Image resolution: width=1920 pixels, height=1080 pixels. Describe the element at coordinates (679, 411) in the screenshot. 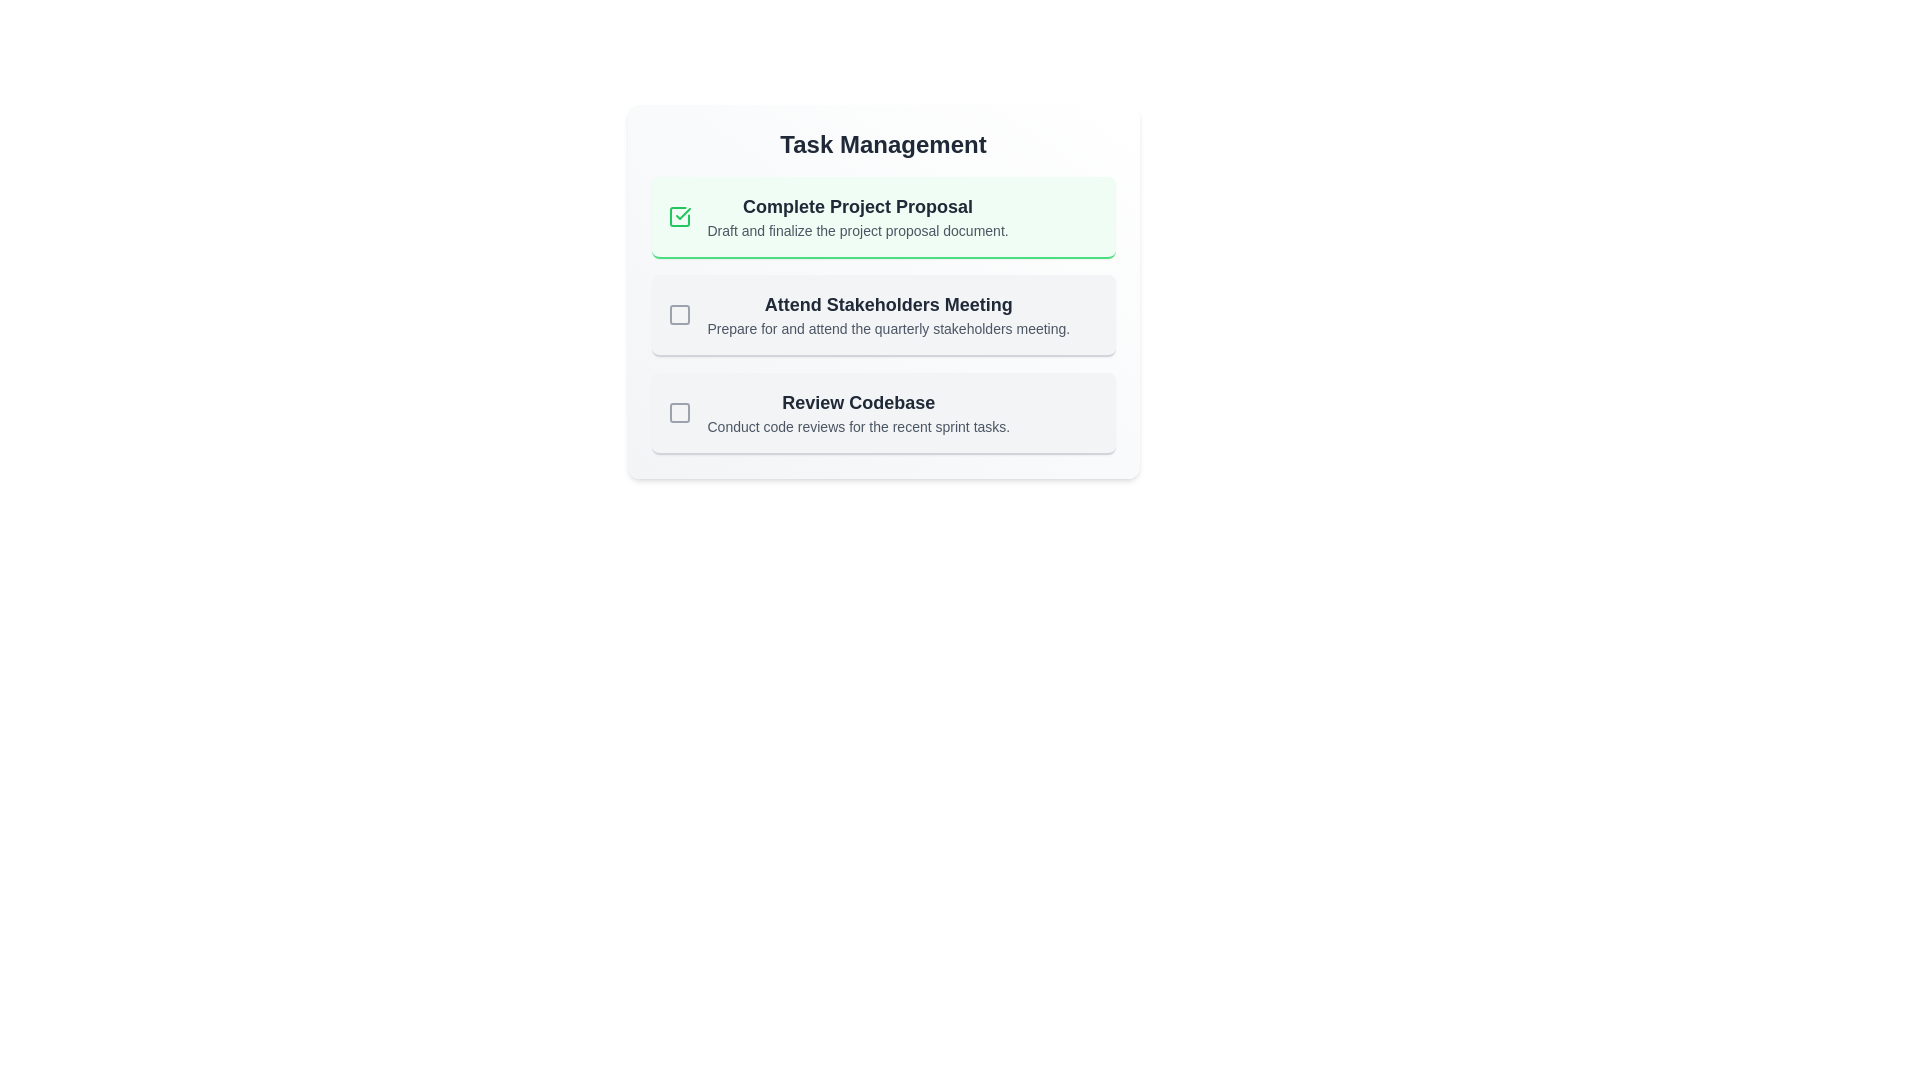

I see `the graphical decoration within the checkbox for the third task item titled 'Review Codebase', which is represented as a small rectangle with rounded corners and a light gray border` at that location.